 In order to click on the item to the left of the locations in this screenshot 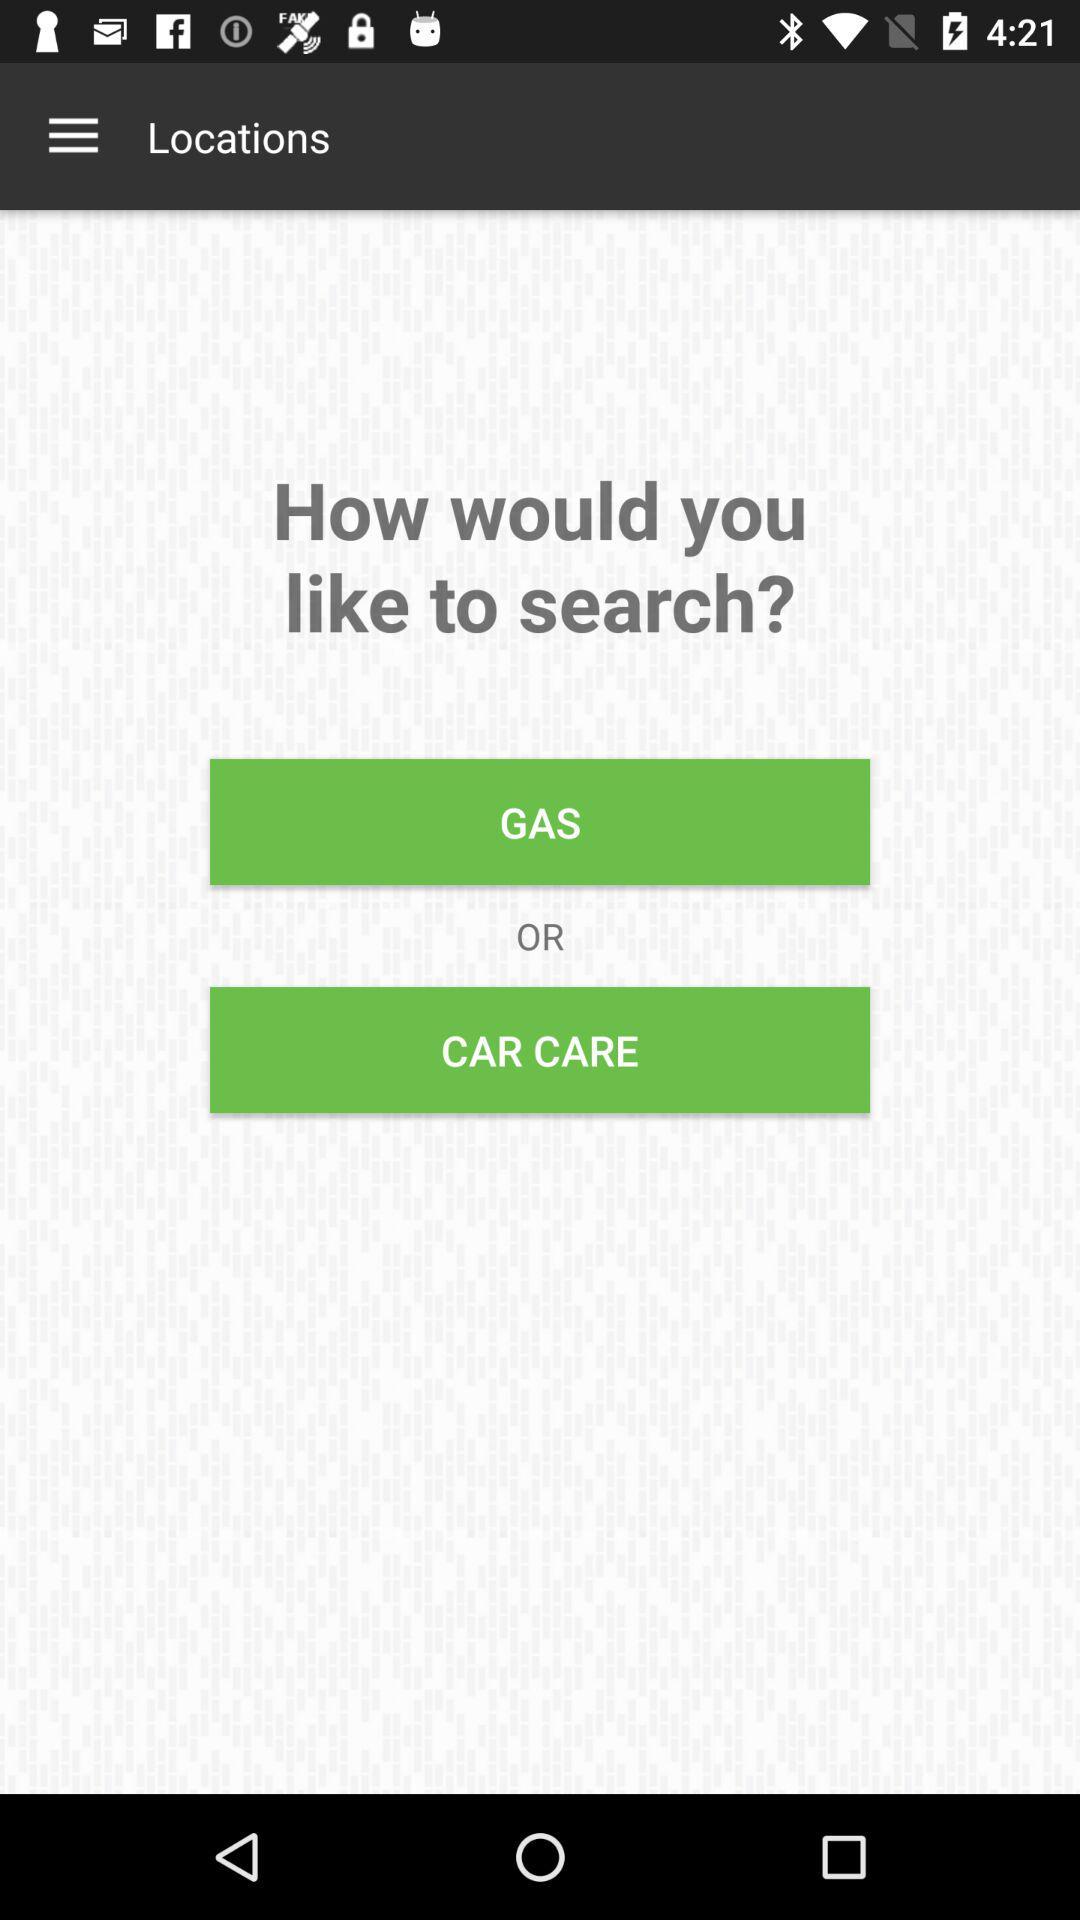, I will do `click(72, 135)`.